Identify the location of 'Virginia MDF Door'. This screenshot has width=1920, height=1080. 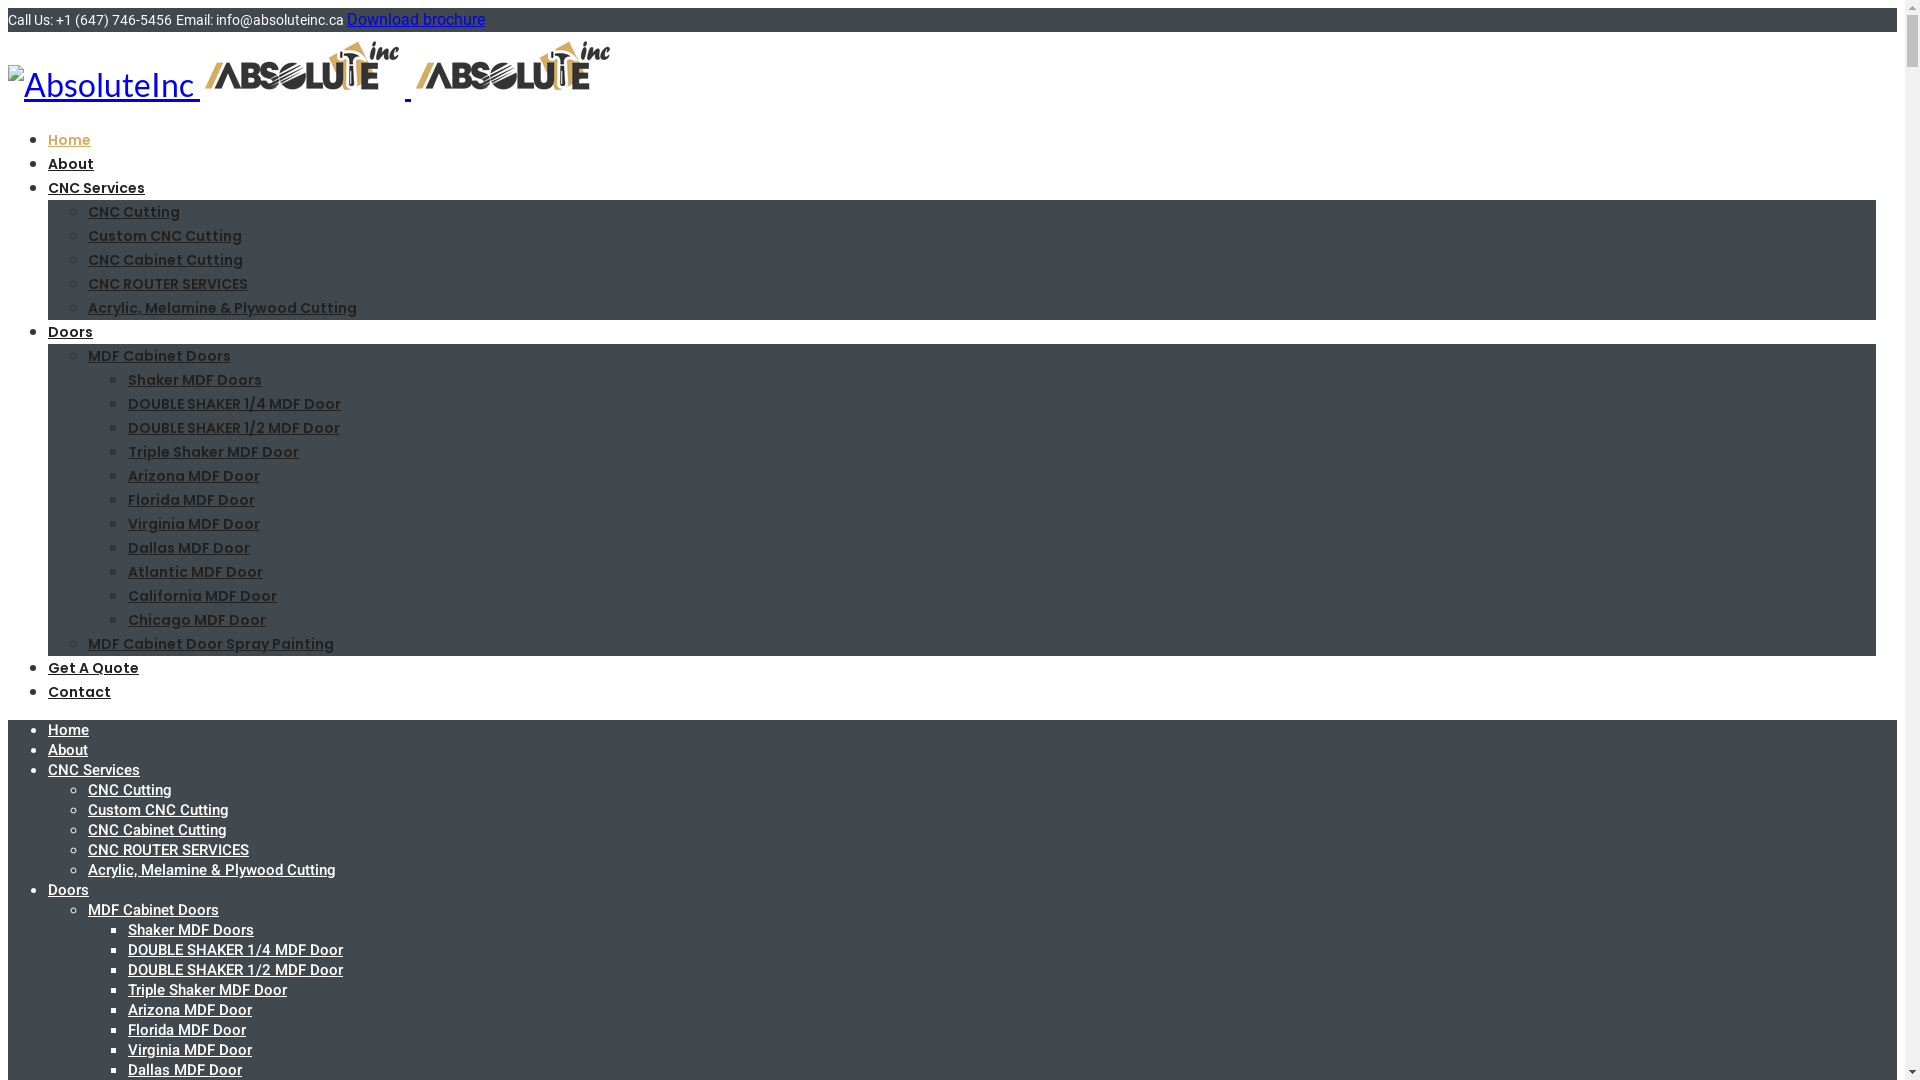
(193, 523).